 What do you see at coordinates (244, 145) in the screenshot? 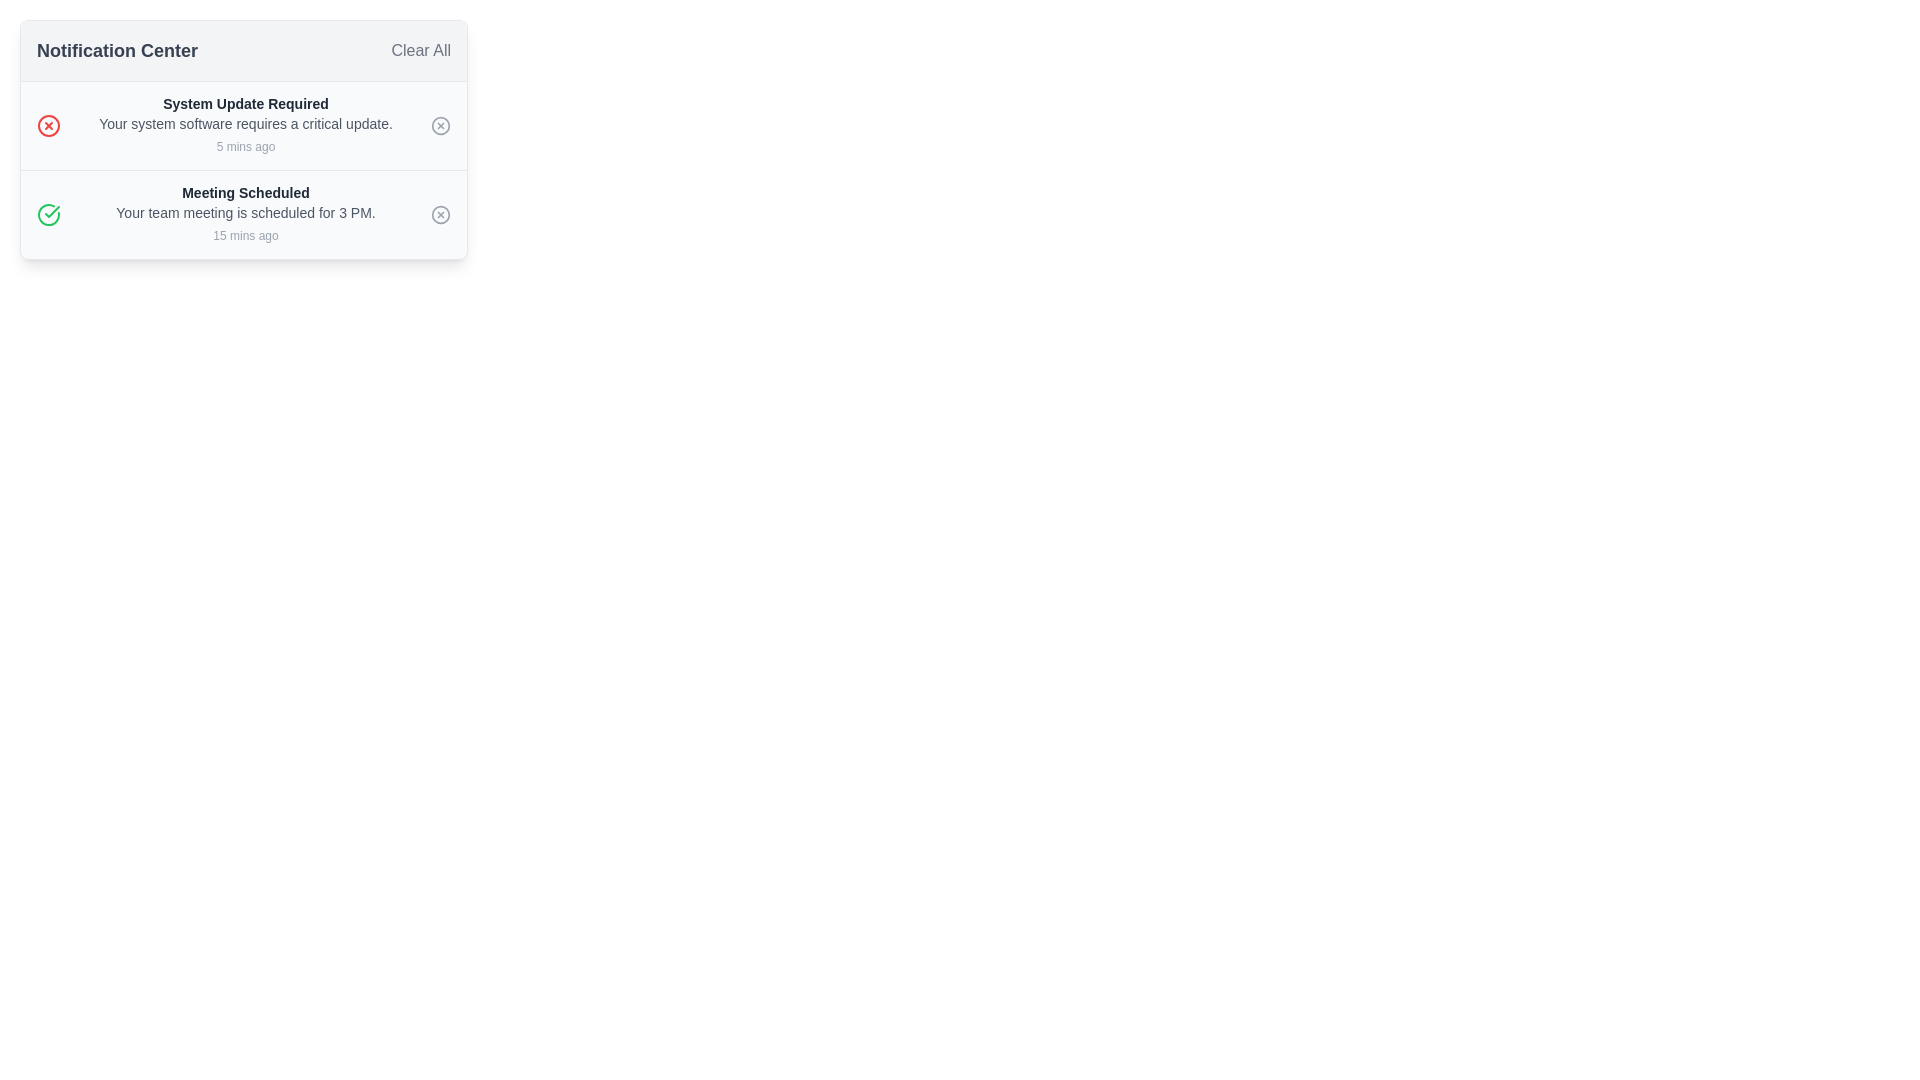
I see `the timestamp text label that indicates when an event occurred, positioned beneath the text 'Your system software requires a critical update.' and the title 'System Update Required'` at bounding box center [244, 145].